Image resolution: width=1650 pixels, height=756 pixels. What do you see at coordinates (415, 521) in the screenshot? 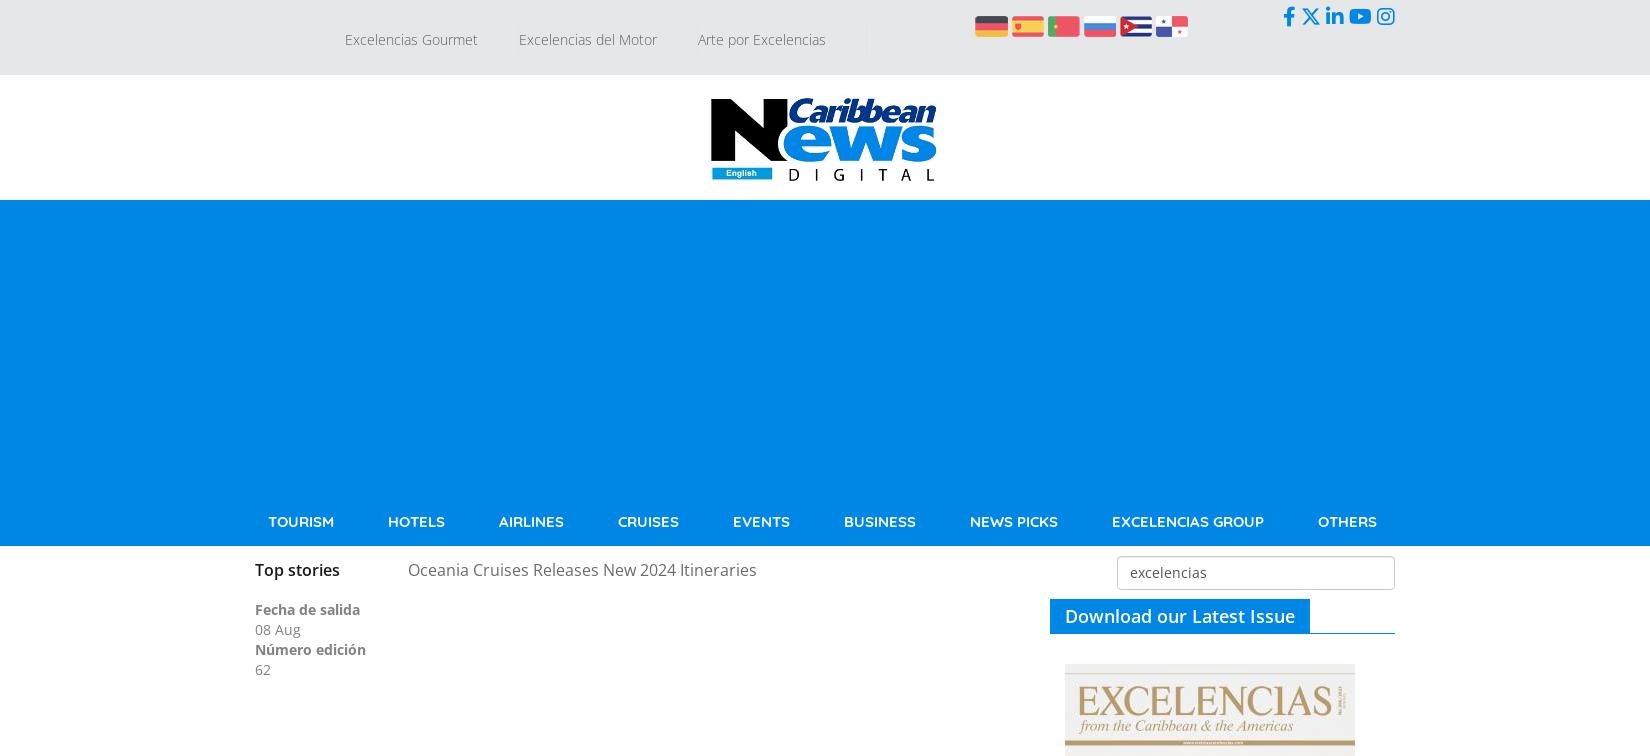
I see `'Hotels'` at bounding box center [415, 521].